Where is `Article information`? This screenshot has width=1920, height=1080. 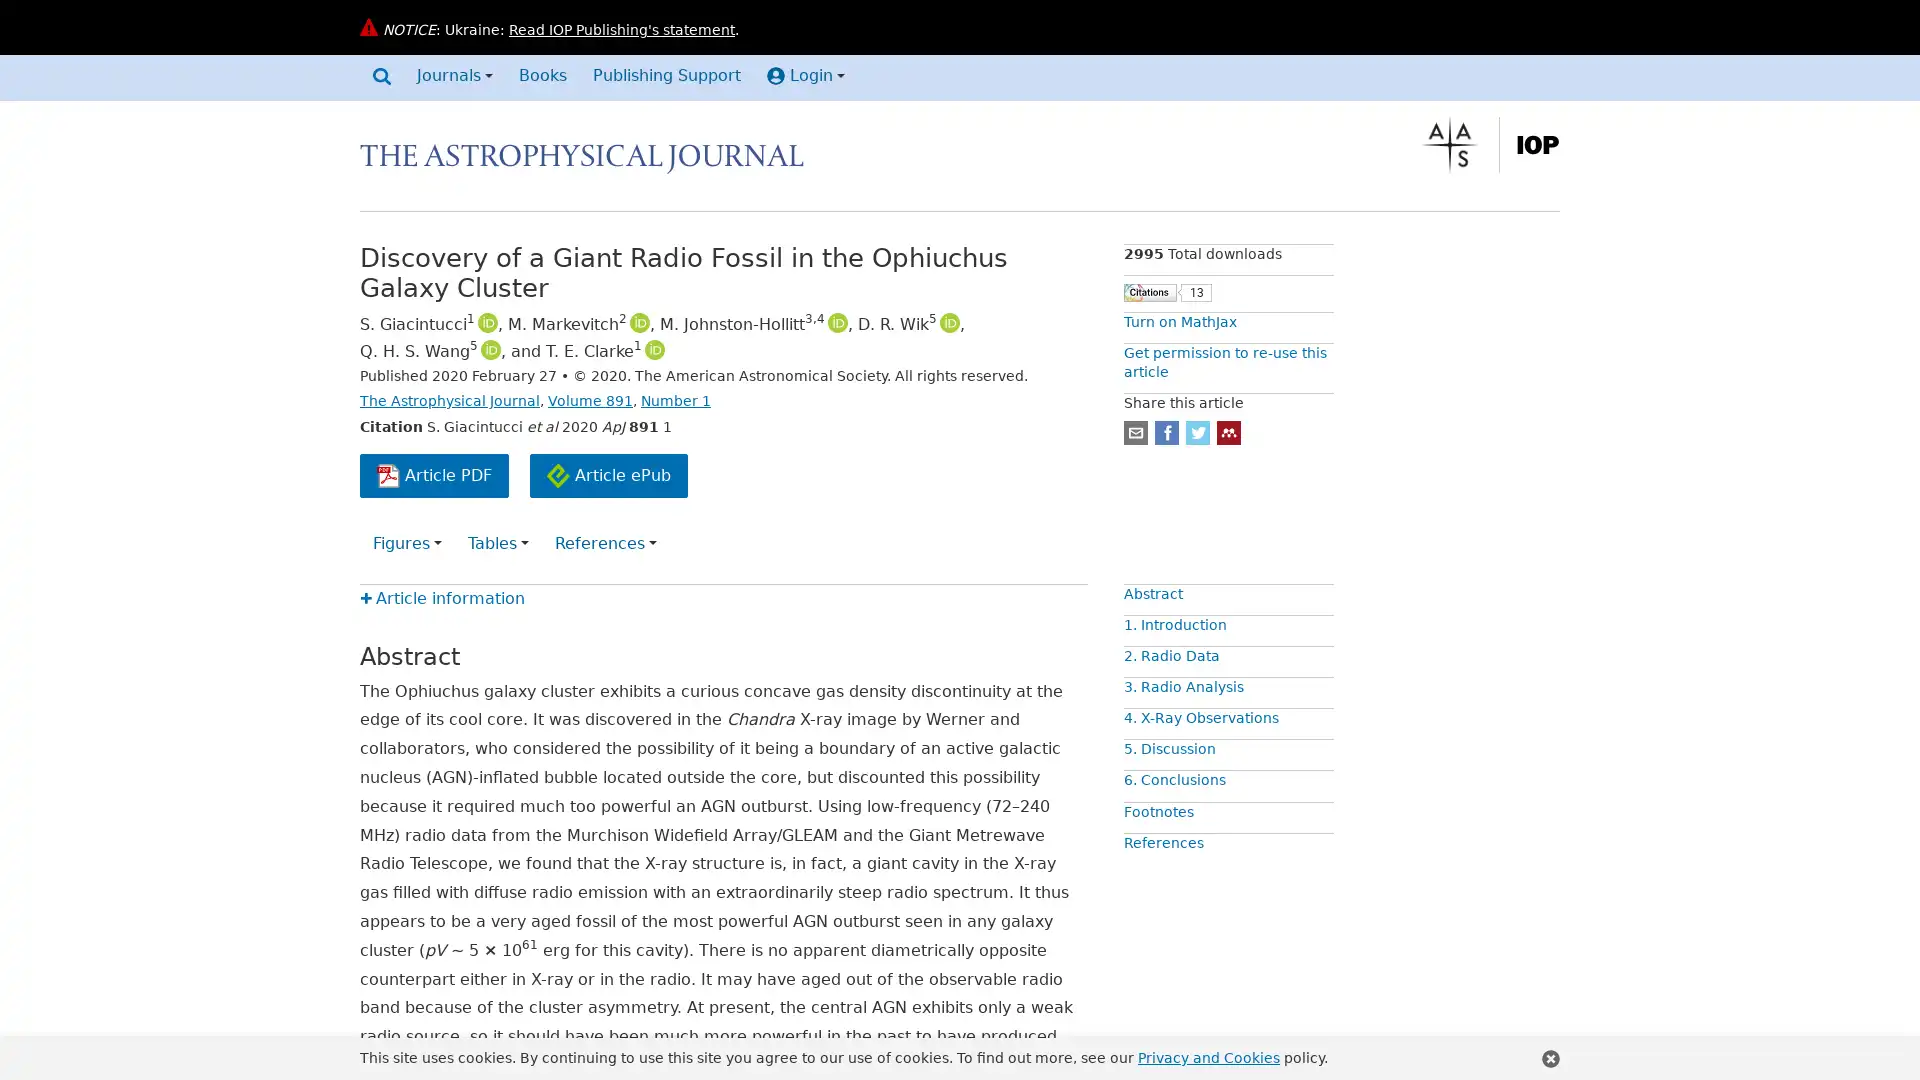
Article information is located at coordinates (441, 596).